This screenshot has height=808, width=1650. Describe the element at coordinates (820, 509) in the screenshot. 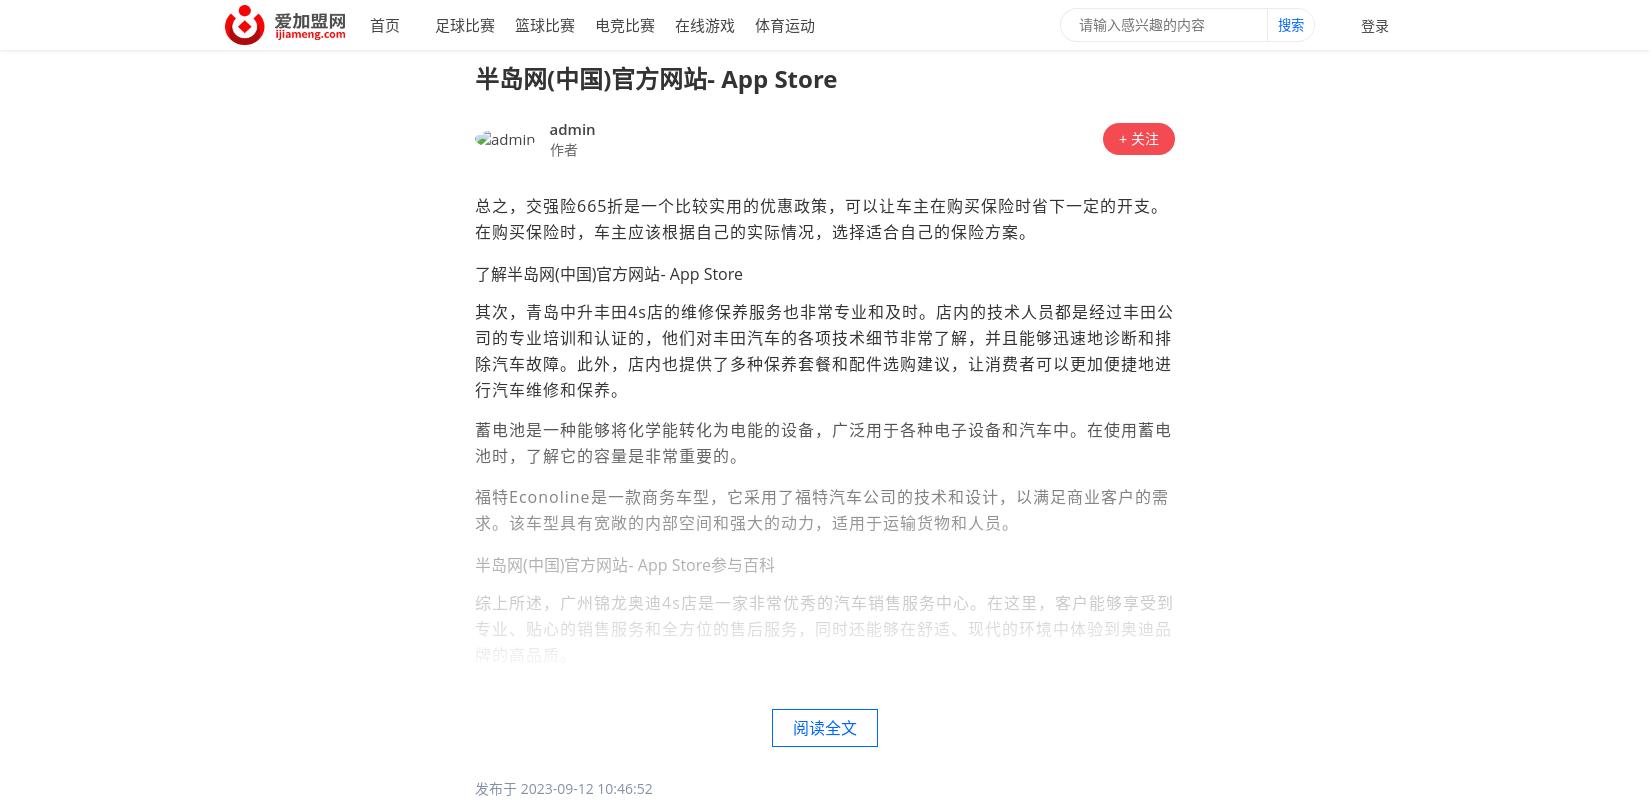

I see `'福特Econoline是一款商务车型，它采用了福特汽车公司的技术和设计，以满足商业客户的需求。该车型具有宽敞的内部空间和强大的动力，适用于运输货物和人员。'` at that location.